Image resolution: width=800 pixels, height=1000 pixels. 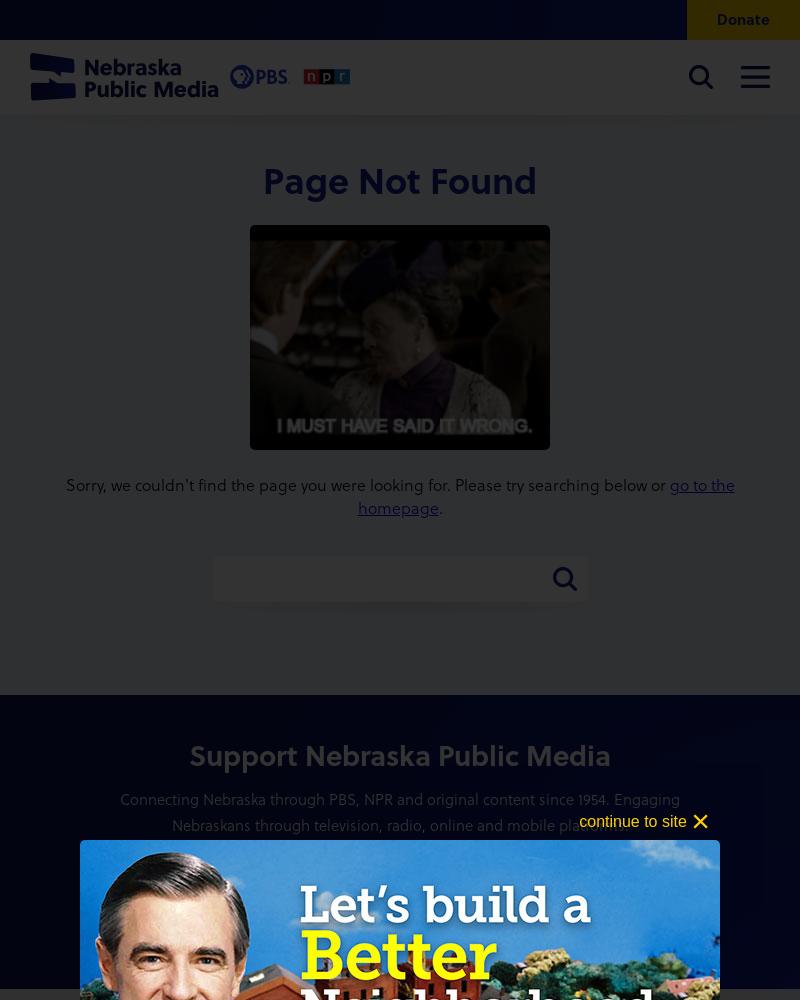 I want to click on 'PBS KIDS Livestream', so click(x=75, y=469).